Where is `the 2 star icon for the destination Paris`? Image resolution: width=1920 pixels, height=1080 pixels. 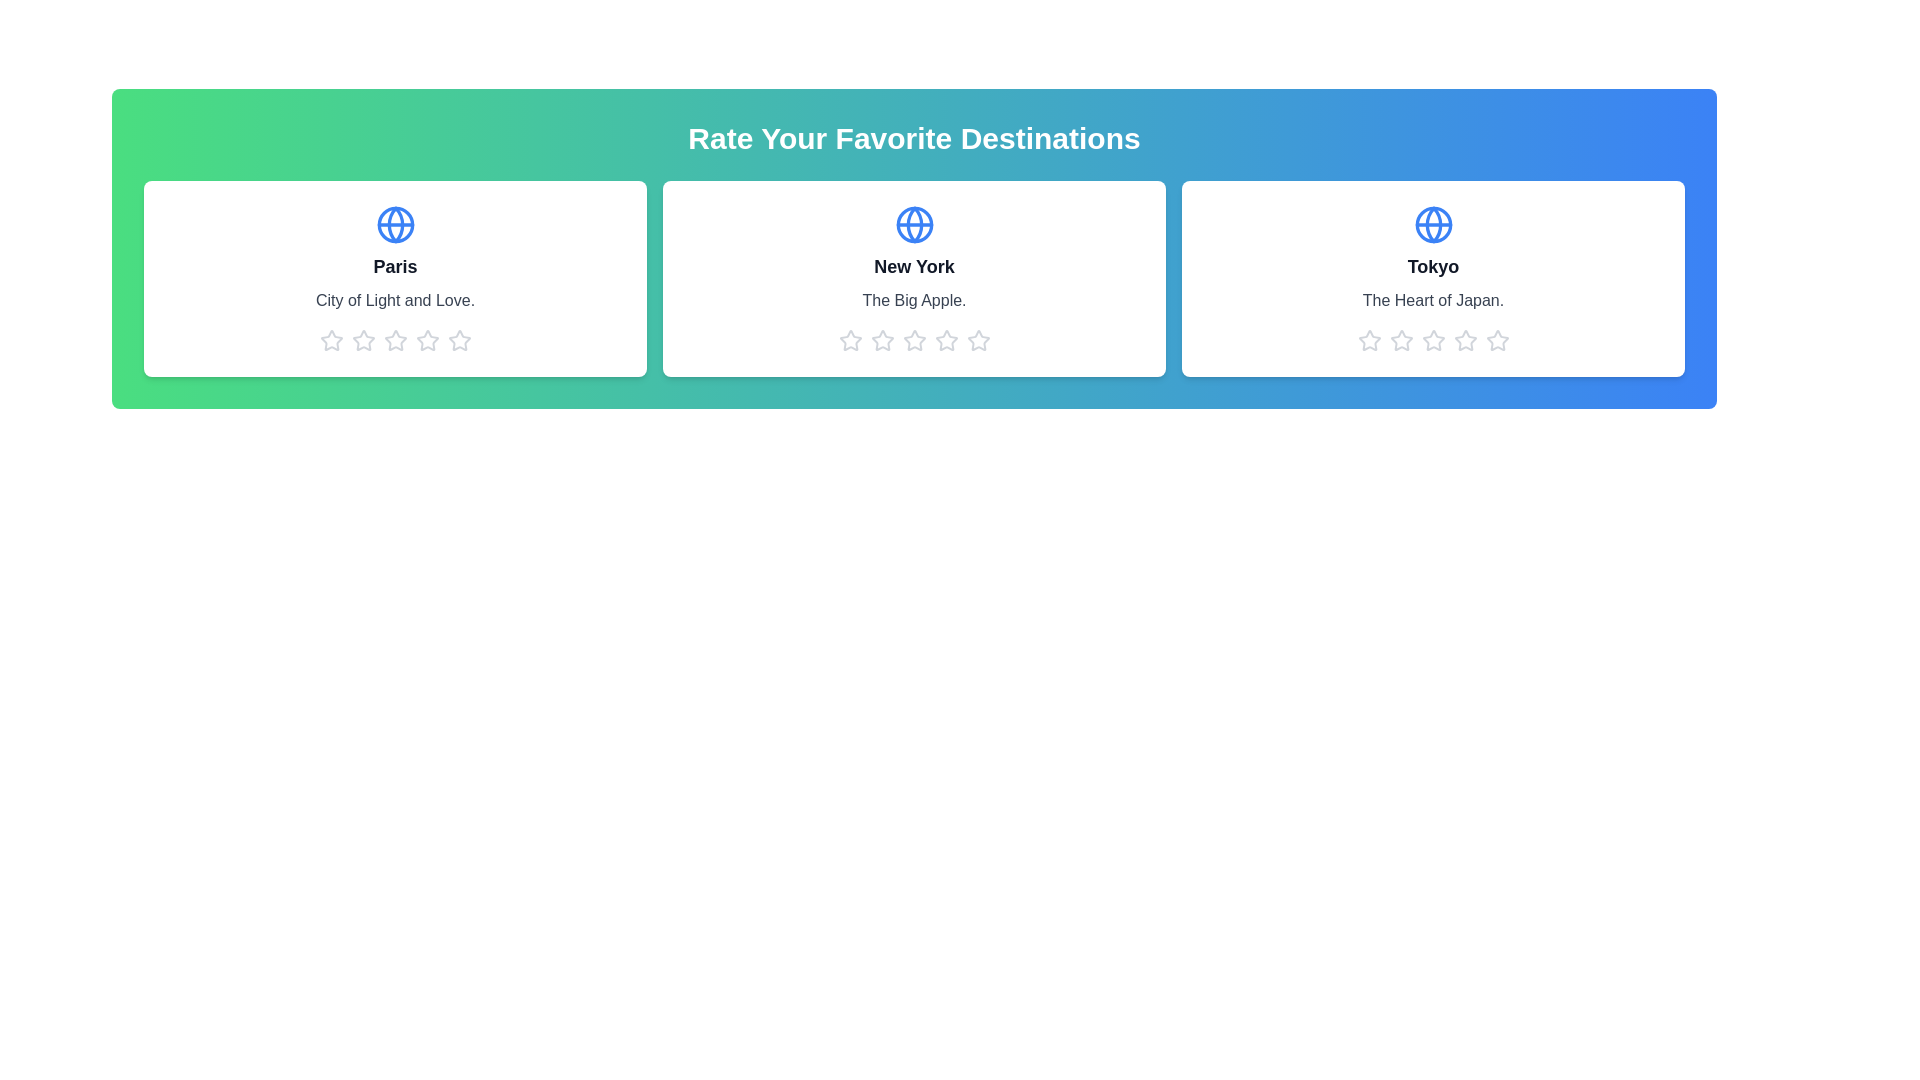
the 2 star icon for the destination Paris is located at coordinates (363, 339).